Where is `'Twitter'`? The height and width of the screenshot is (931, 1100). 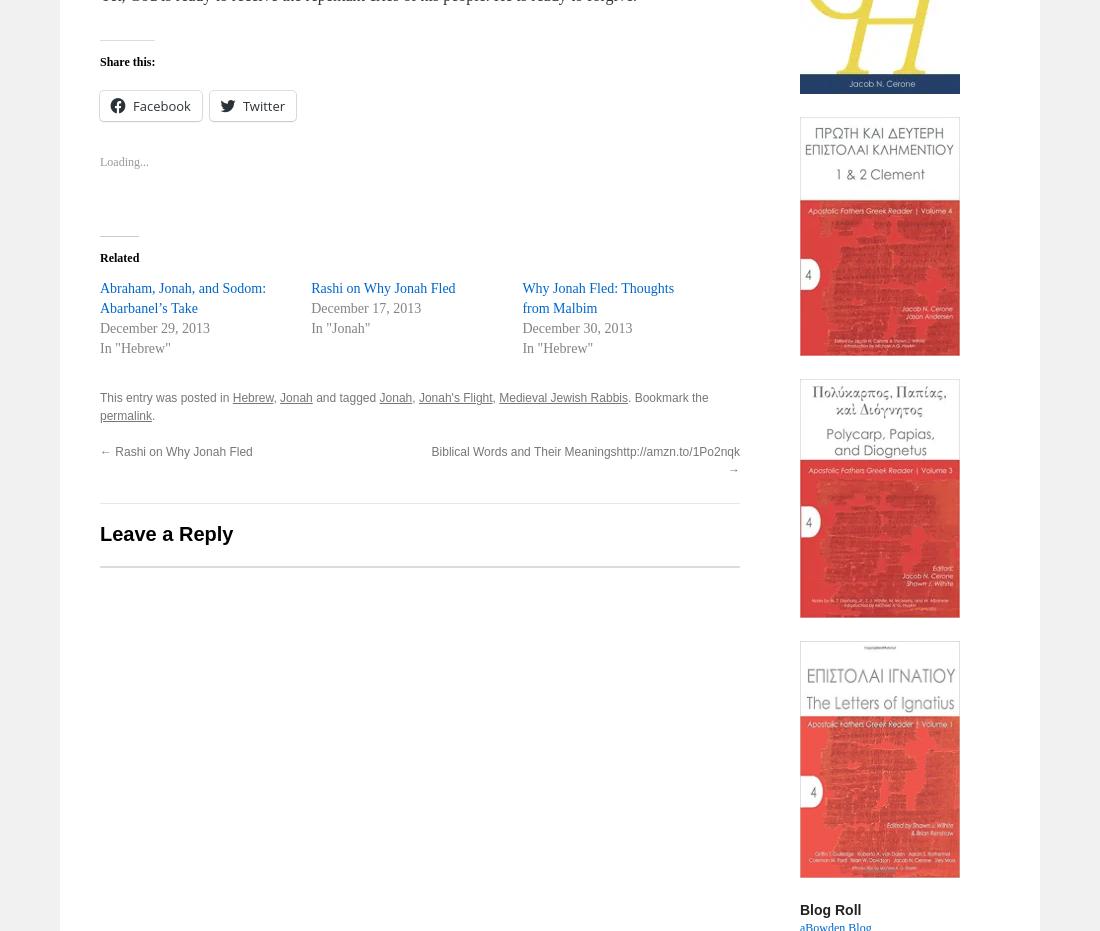 'Twitter' is located at coordinates (263, 106).